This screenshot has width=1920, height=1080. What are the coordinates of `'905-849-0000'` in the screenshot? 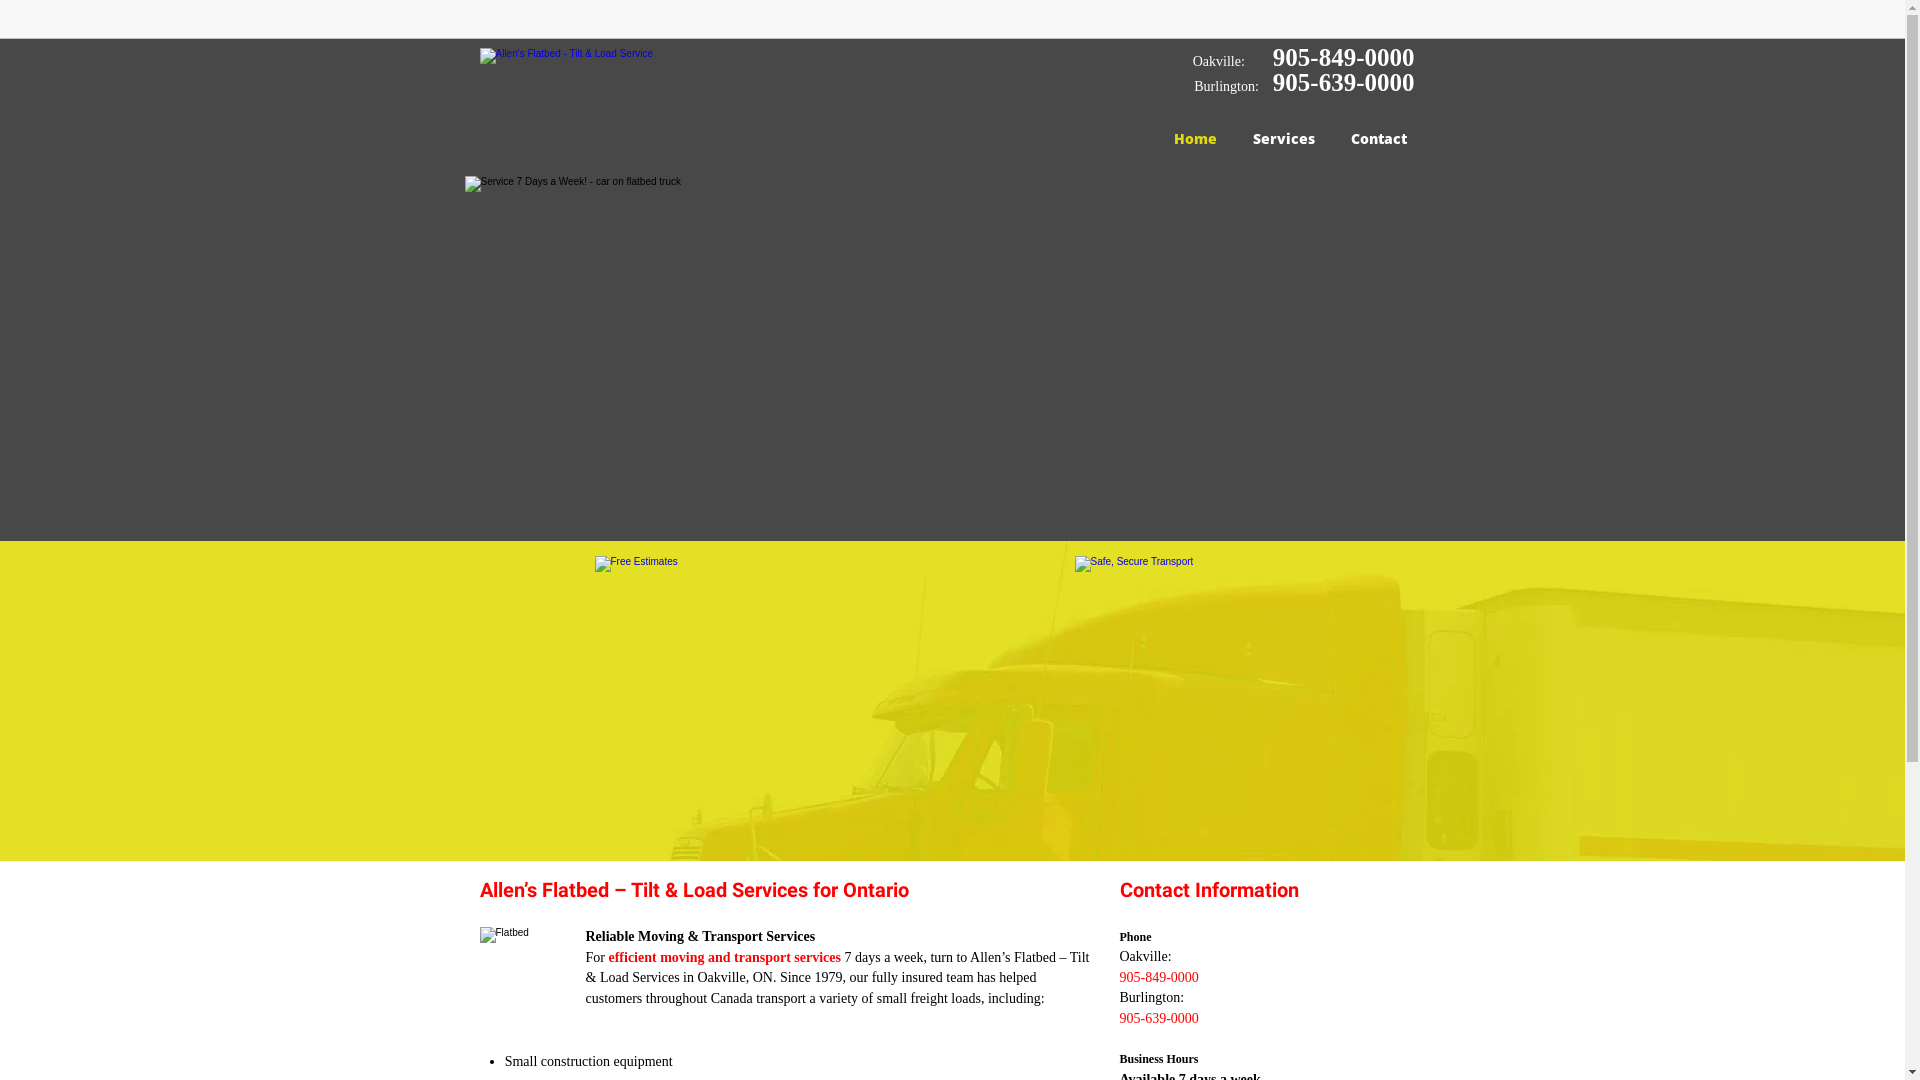 It's located at (1118, 976).